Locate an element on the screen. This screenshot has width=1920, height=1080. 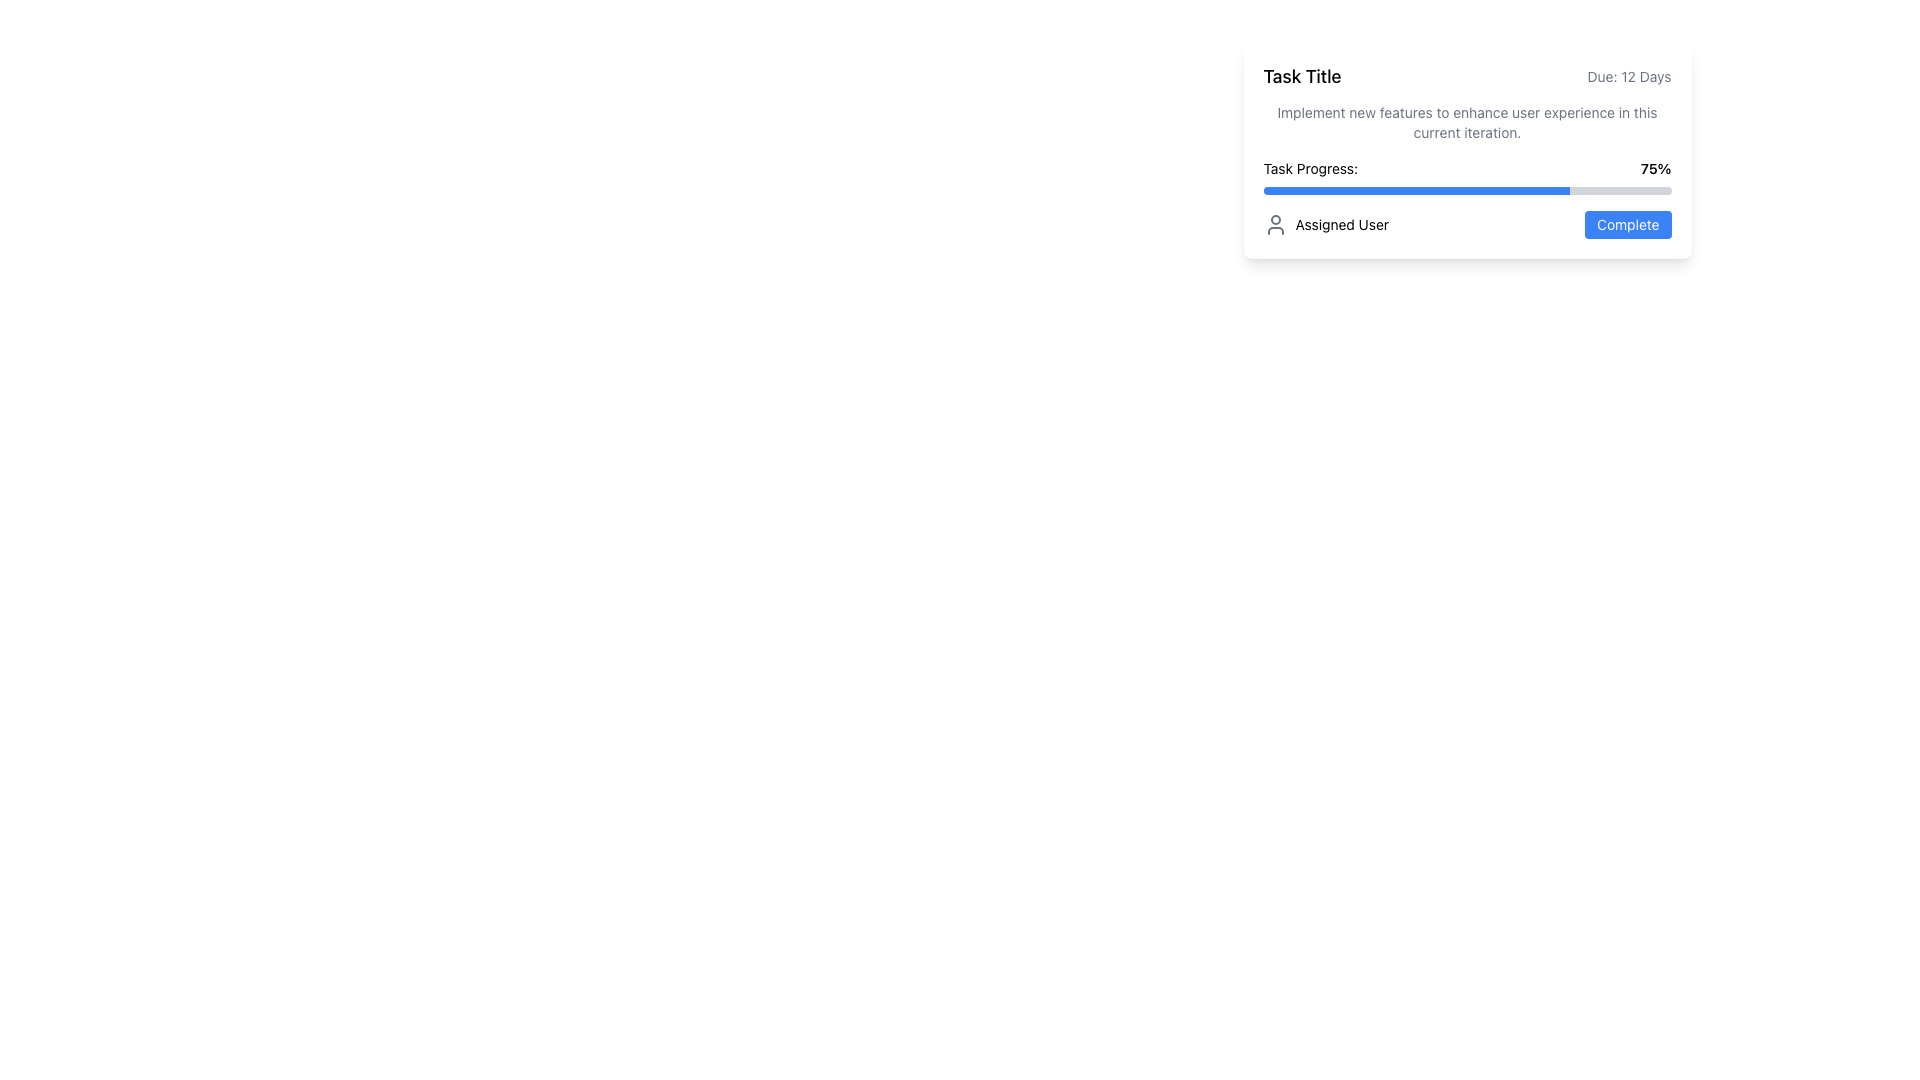
the text label displaying 'Task Progress:' which is aligned with the '75%' progress indicator to its right is located at coordinates (1310, 168).